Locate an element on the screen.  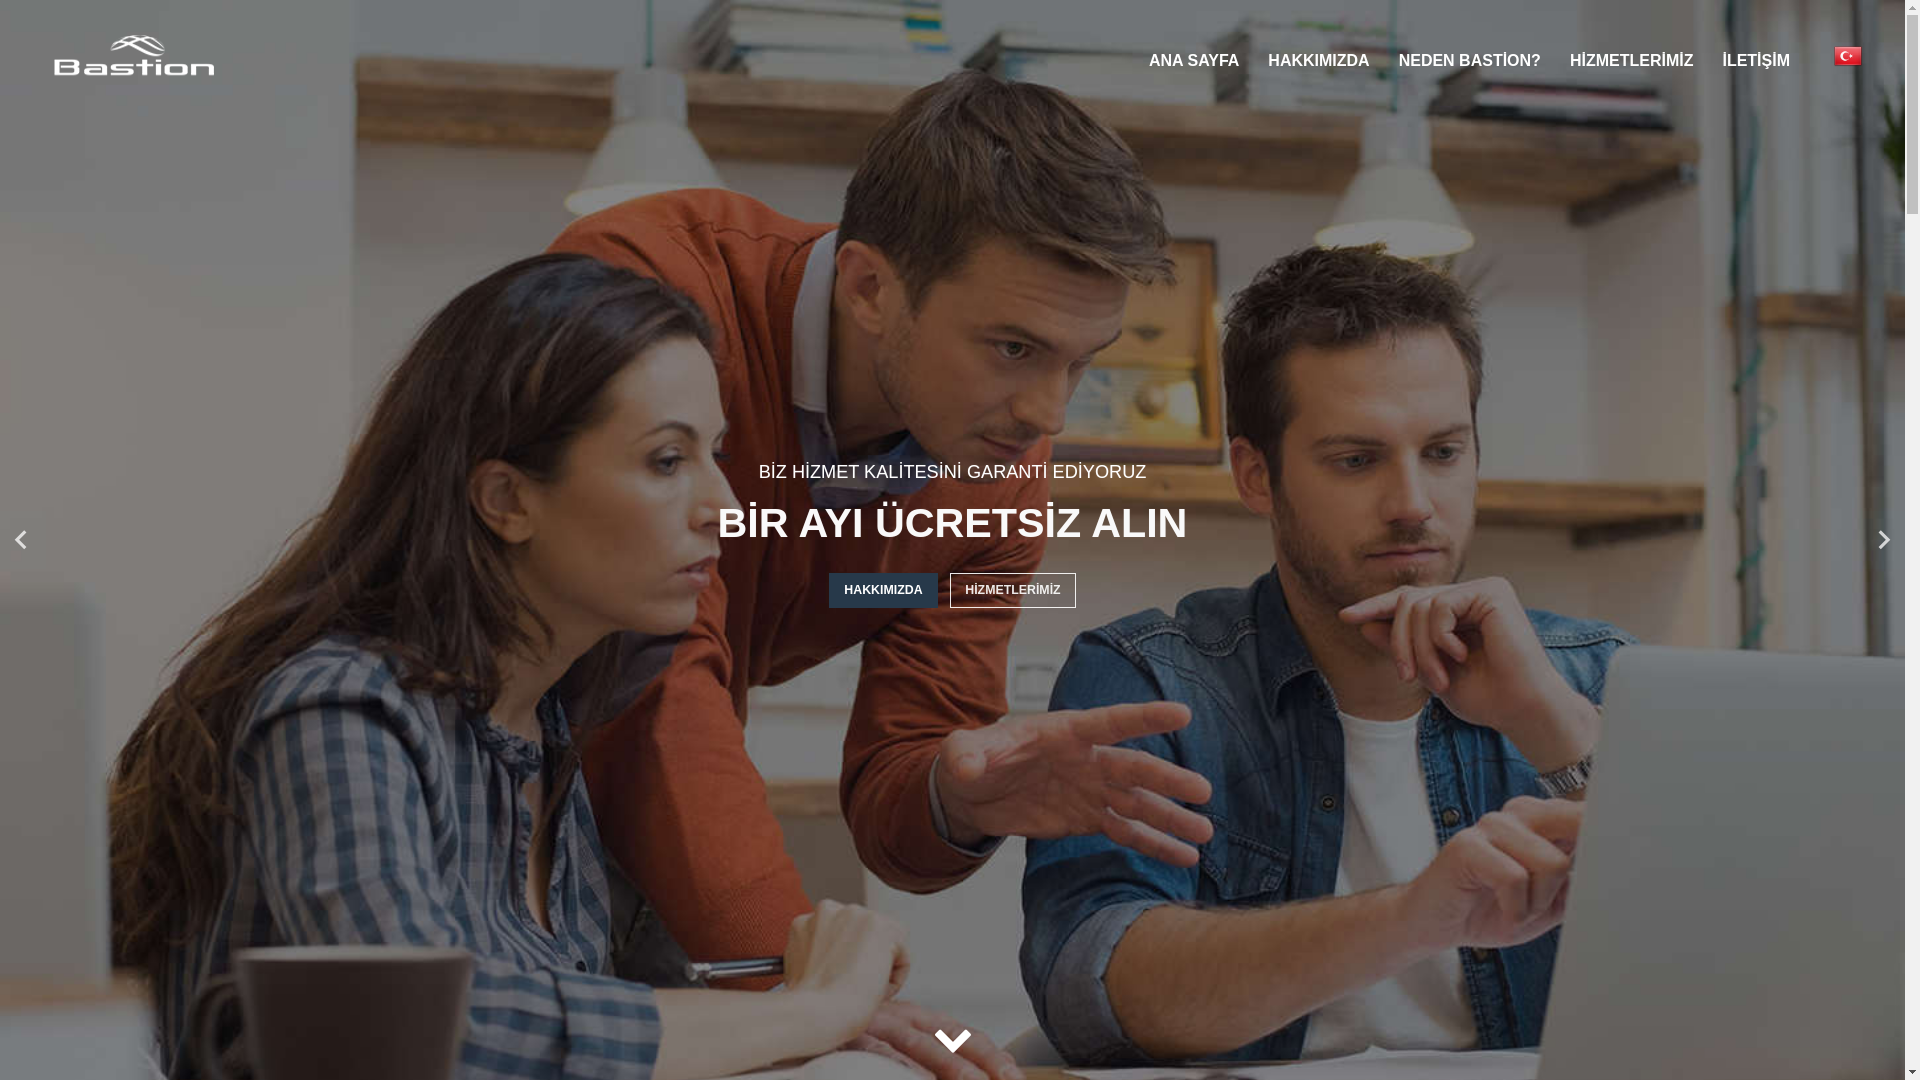
'HAKKIMIZDA' is located at coordinates (1318, 59).